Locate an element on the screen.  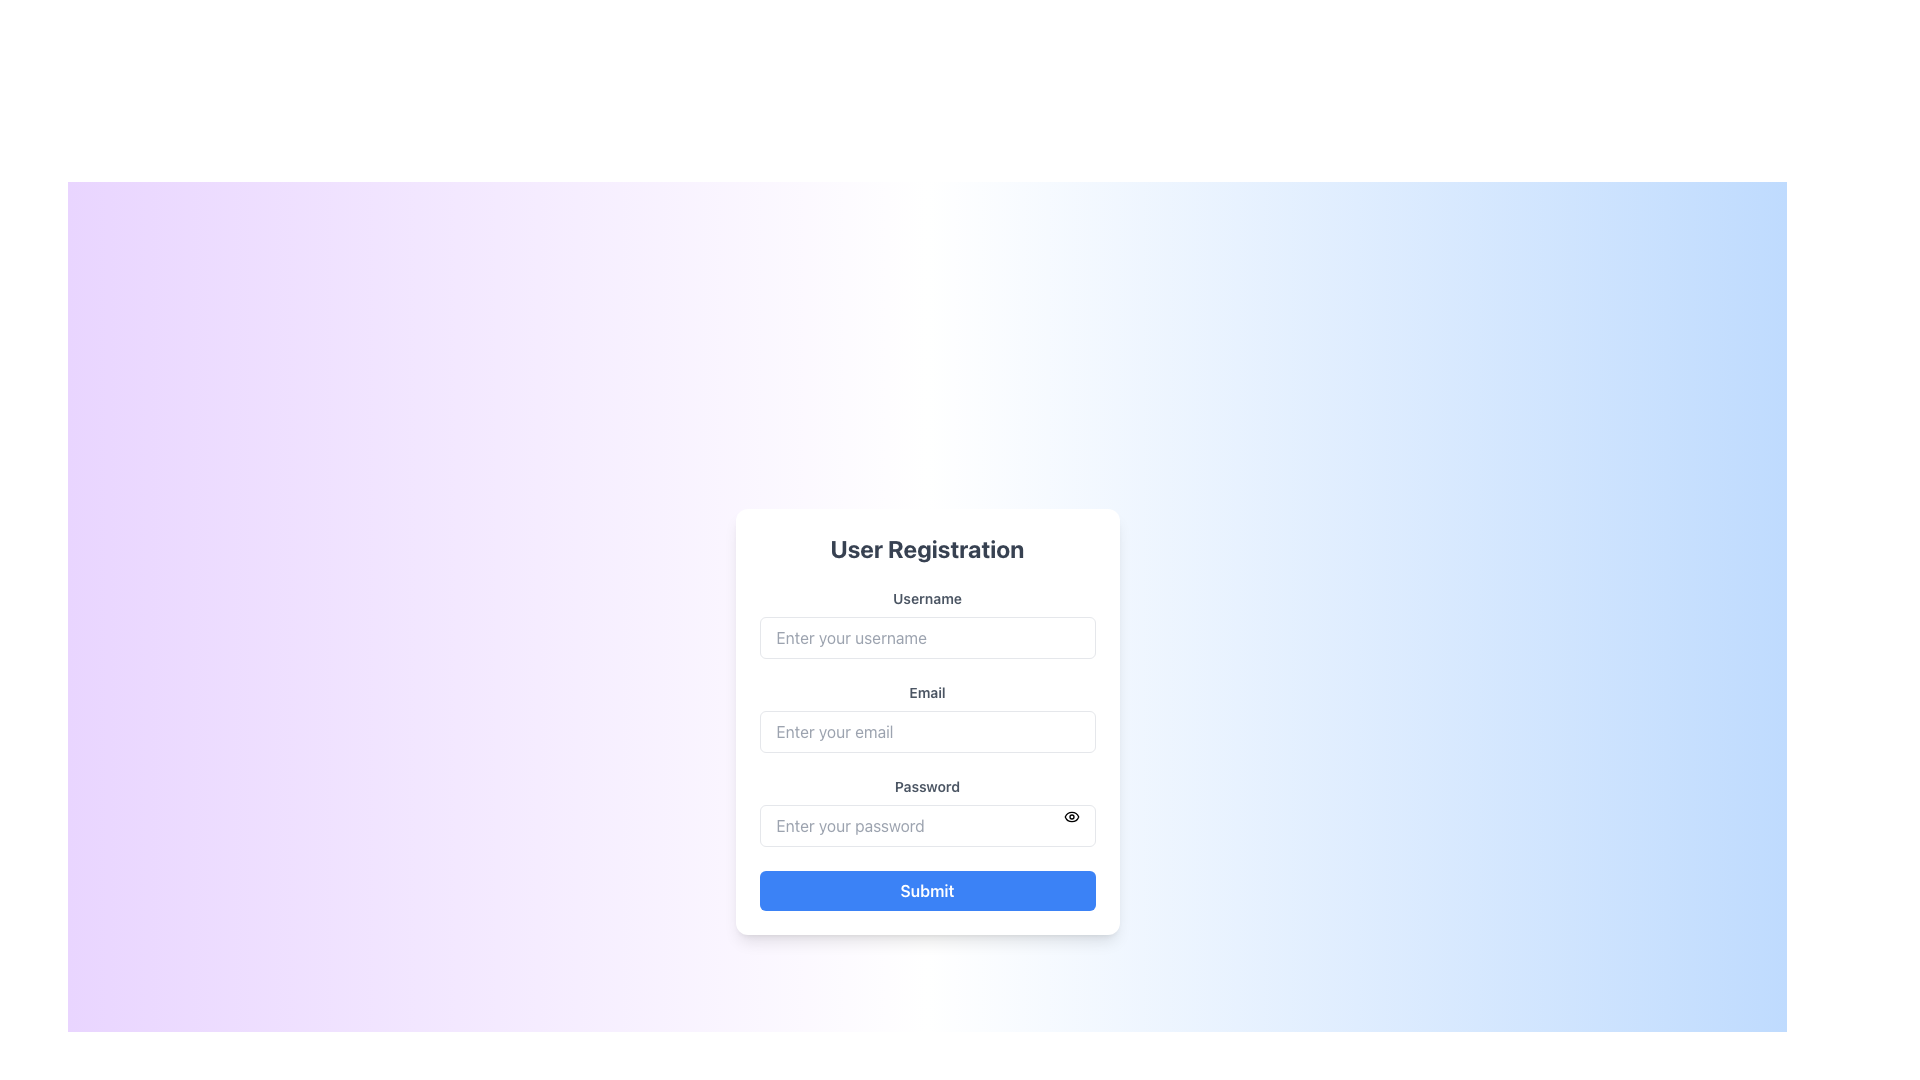
the 'User Registration' header text which is bold, large, and centrally aligned at the top of a white card is located at coordinates (926, 548).